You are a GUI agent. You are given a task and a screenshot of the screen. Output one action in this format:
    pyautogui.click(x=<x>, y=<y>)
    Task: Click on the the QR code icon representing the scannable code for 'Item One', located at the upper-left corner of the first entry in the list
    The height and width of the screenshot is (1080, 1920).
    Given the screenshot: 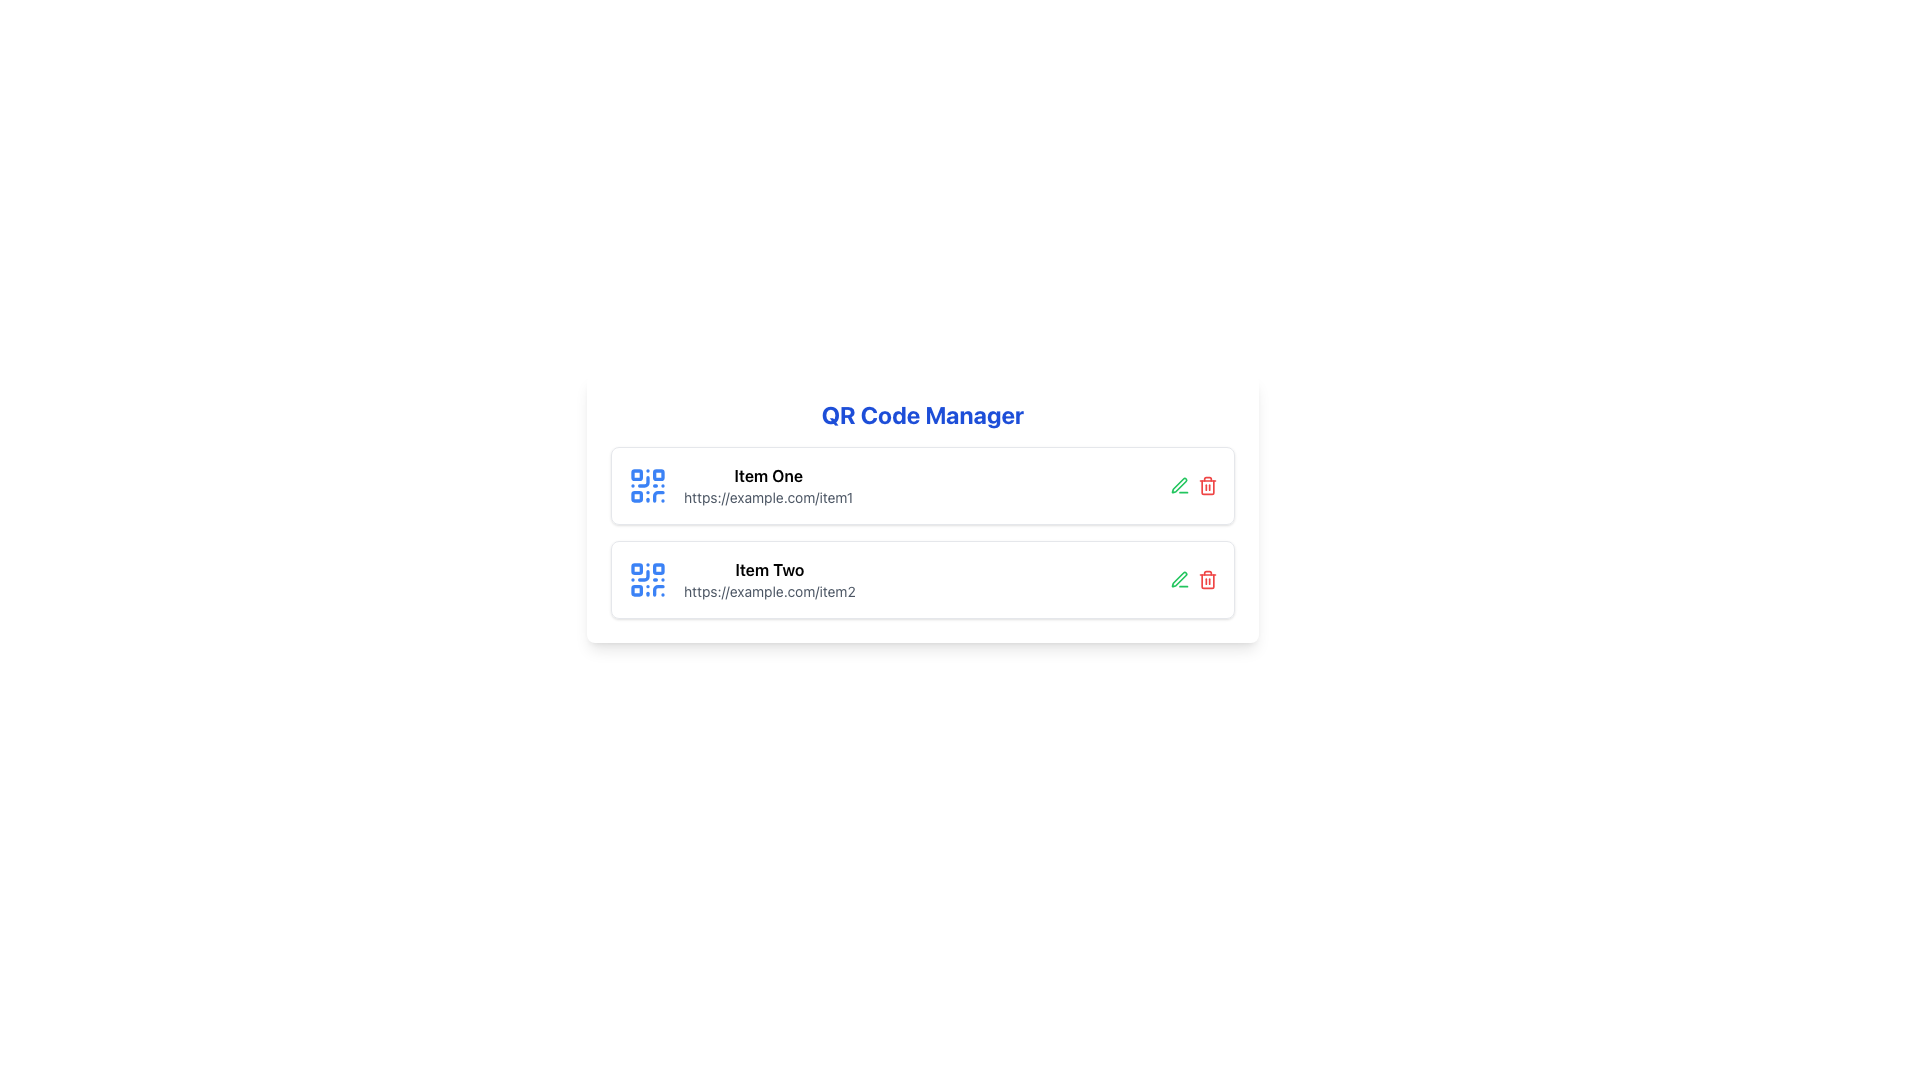 What is the action you would take?
    pyautogui.click(x=648, y=486)
    